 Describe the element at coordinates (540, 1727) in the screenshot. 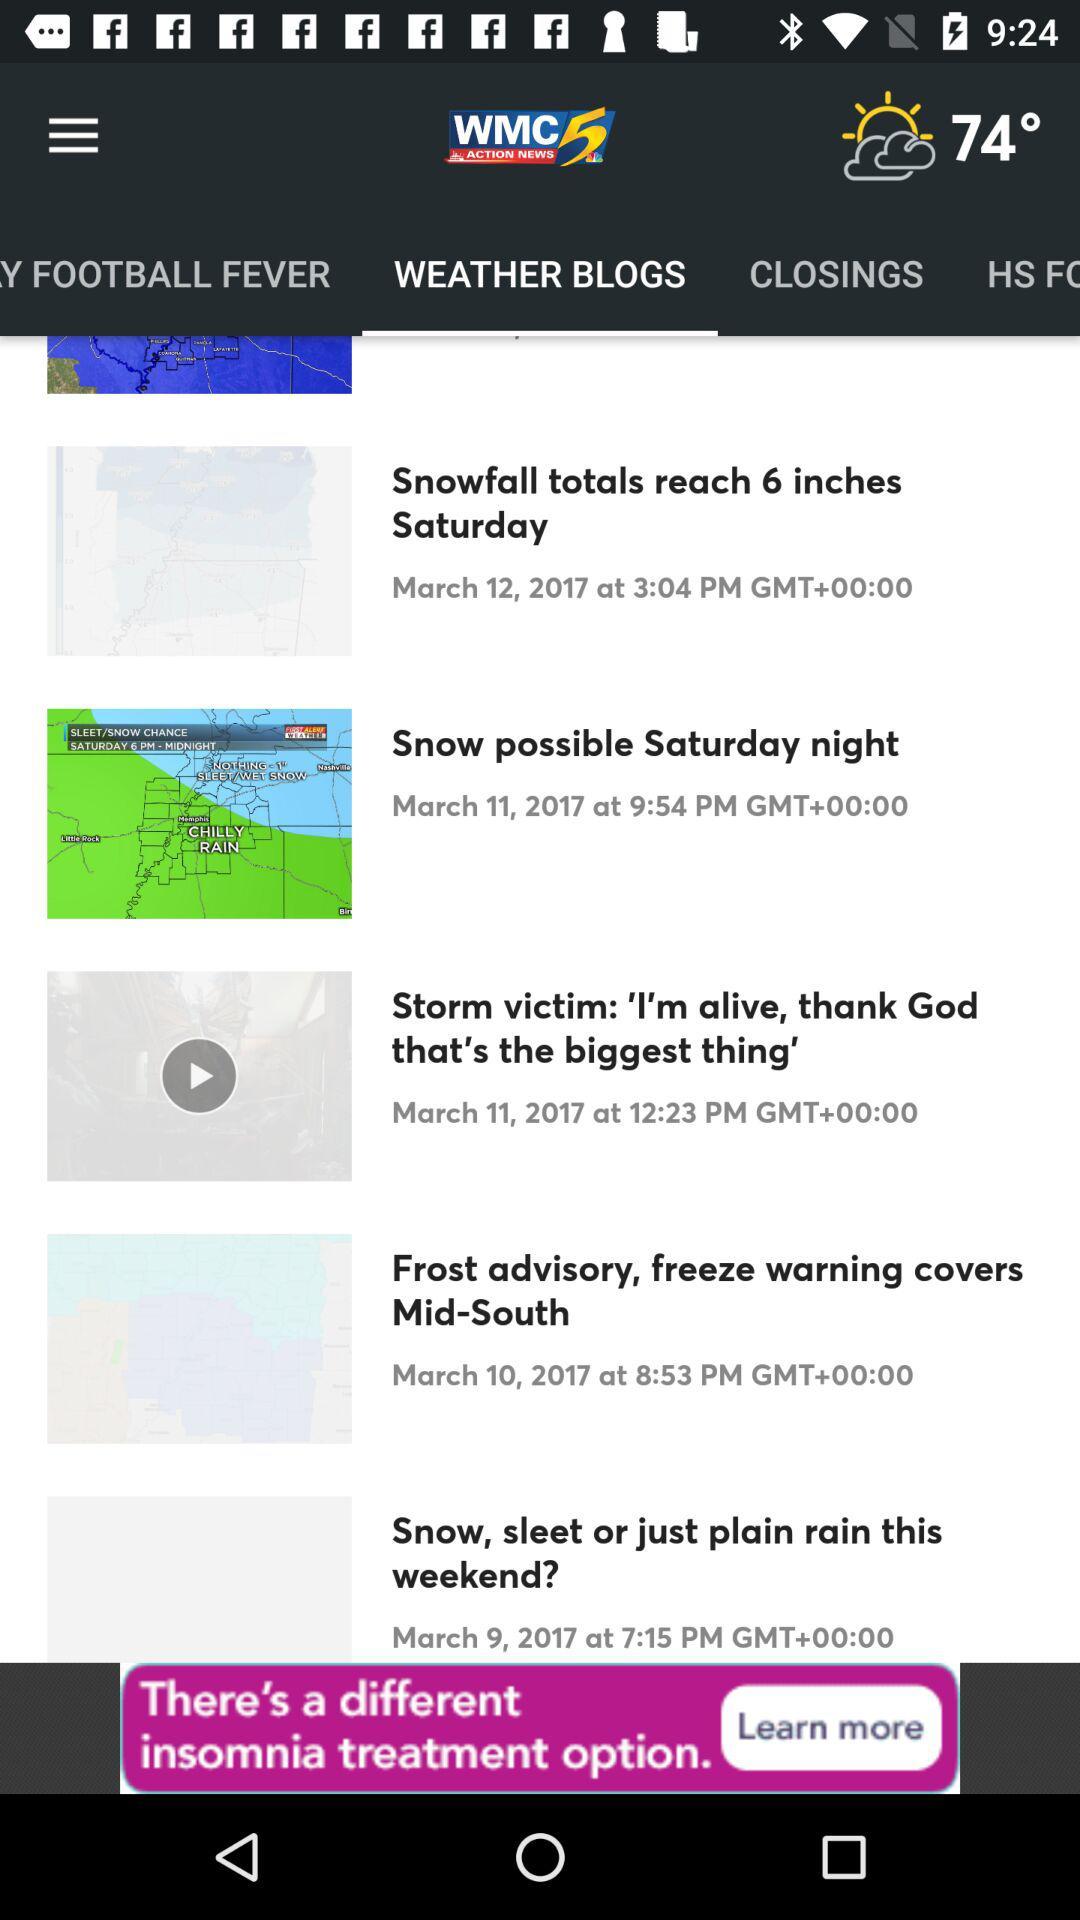

I see `advertisement area` at that location.